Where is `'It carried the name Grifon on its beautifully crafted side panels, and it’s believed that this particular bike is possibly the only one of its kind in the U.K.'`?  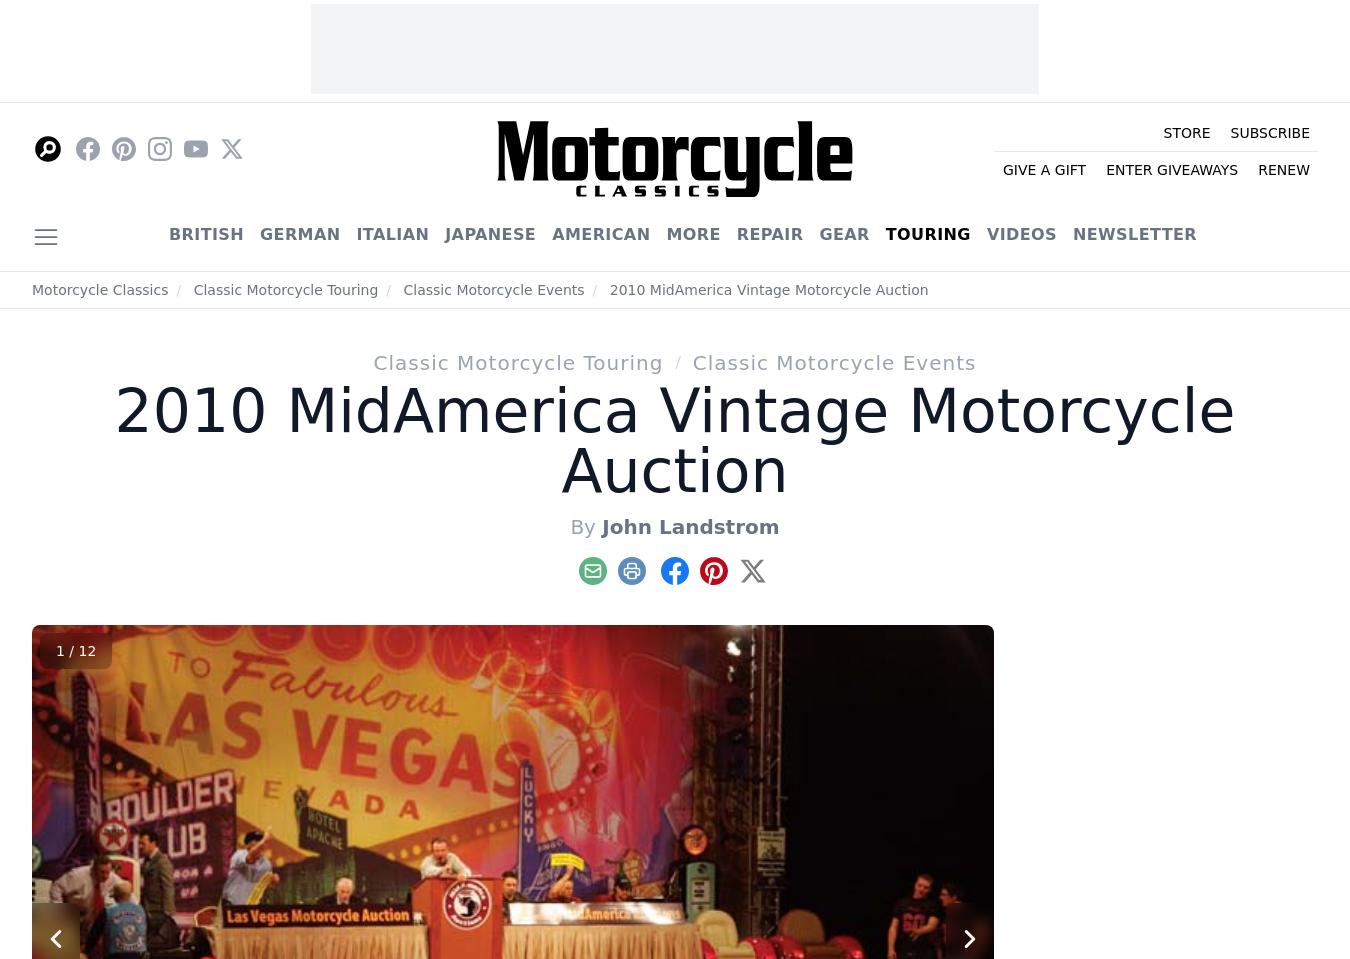 'It carried the name Grifon on its beautifully crafted side panels, and it’s believed that this particular bike is possibly the only one of its kind in the U.K.' is located at coordinates (1197, 212).